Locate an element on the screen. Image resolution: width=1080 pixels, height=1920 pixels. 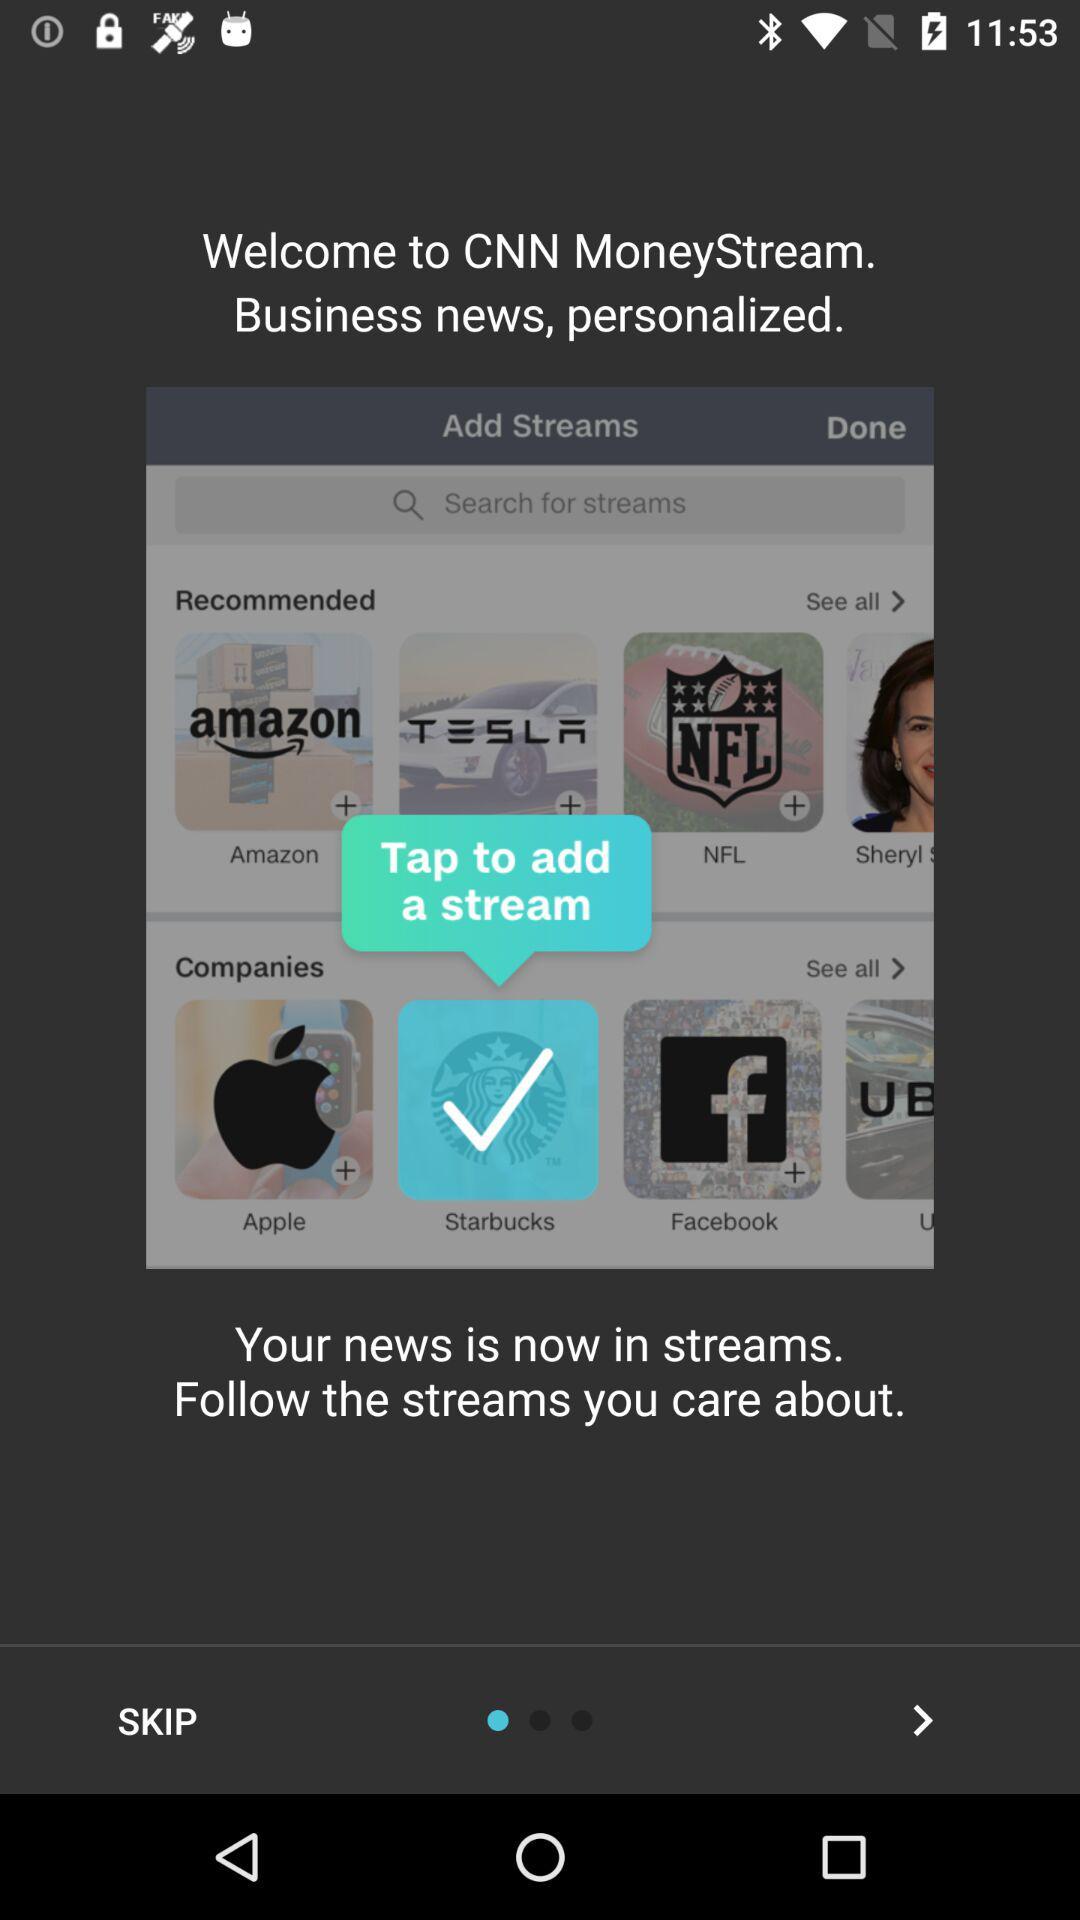
navigate to next screen is located at coordinates (922, 1719).